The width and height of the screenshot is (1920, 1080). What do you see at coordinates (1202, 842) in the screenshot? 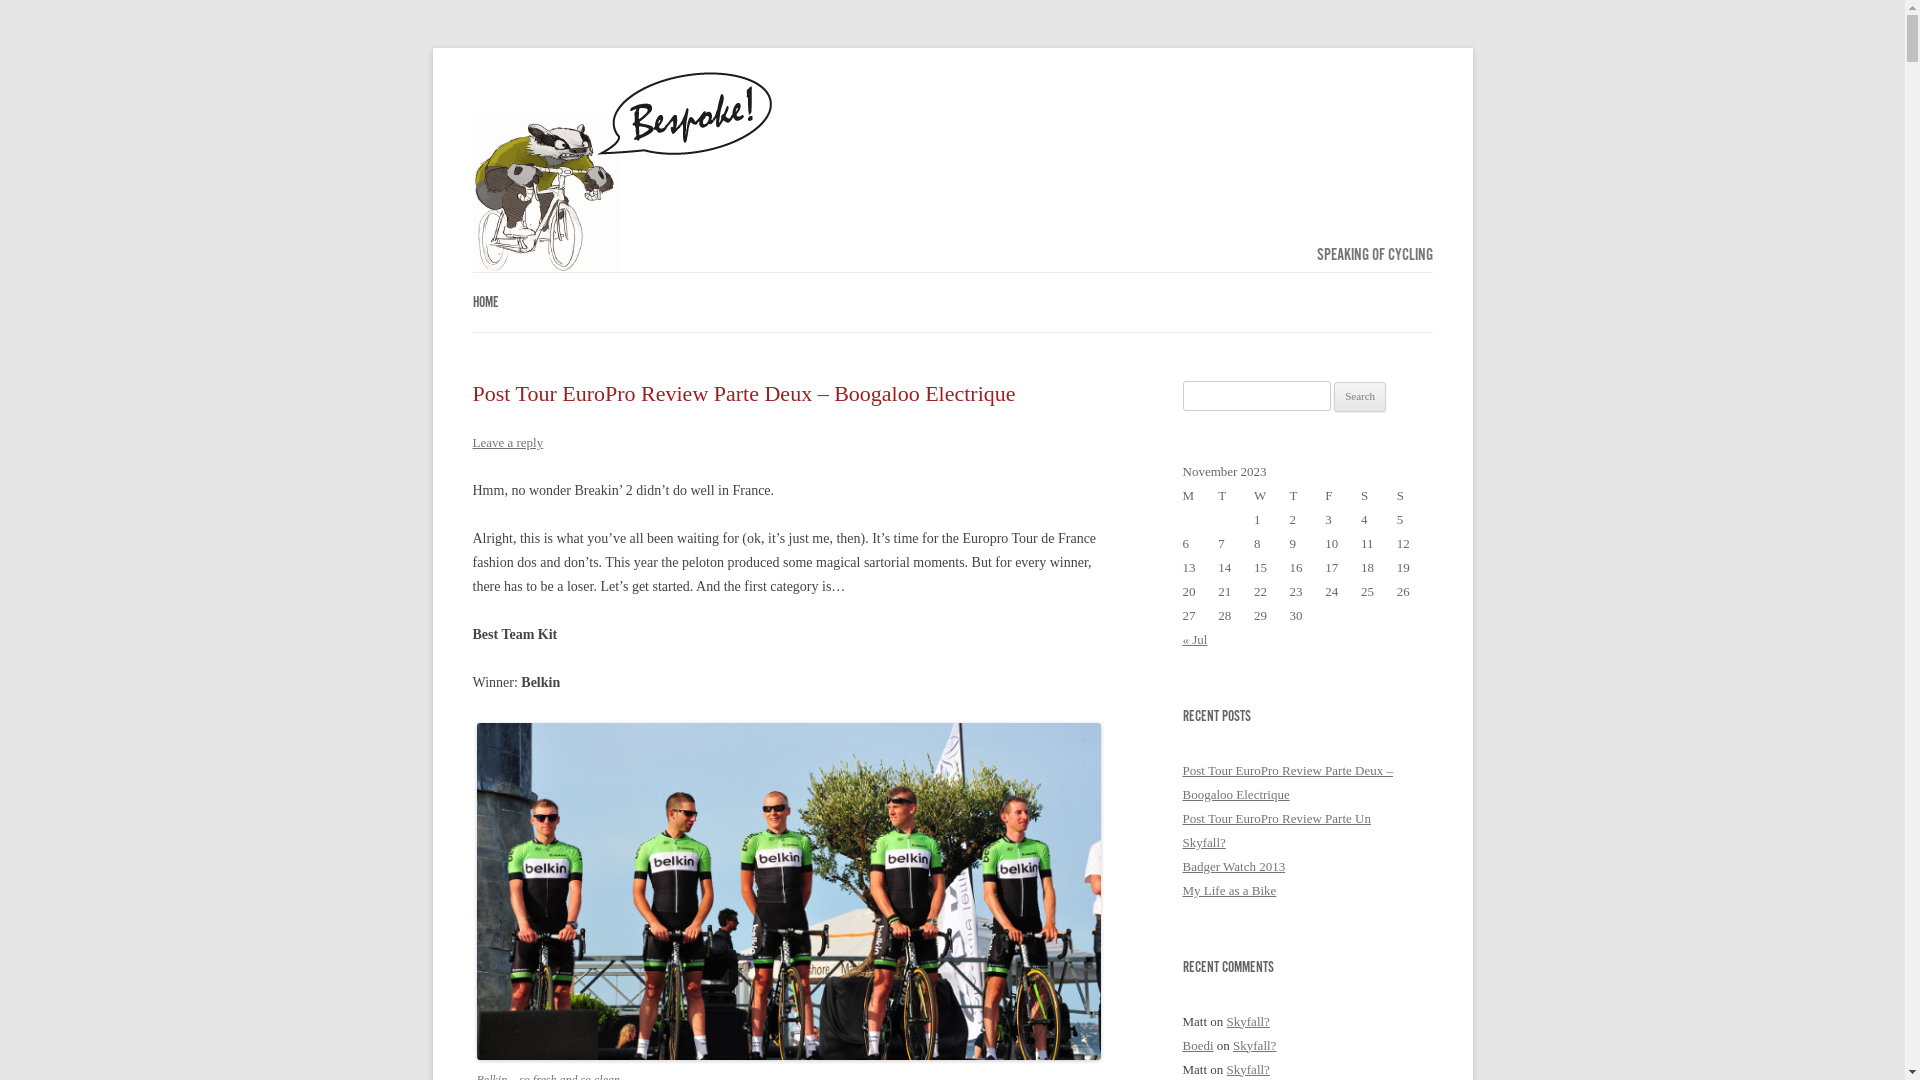
I see `'Skyfall?'` at bounding box center [1202, 842].